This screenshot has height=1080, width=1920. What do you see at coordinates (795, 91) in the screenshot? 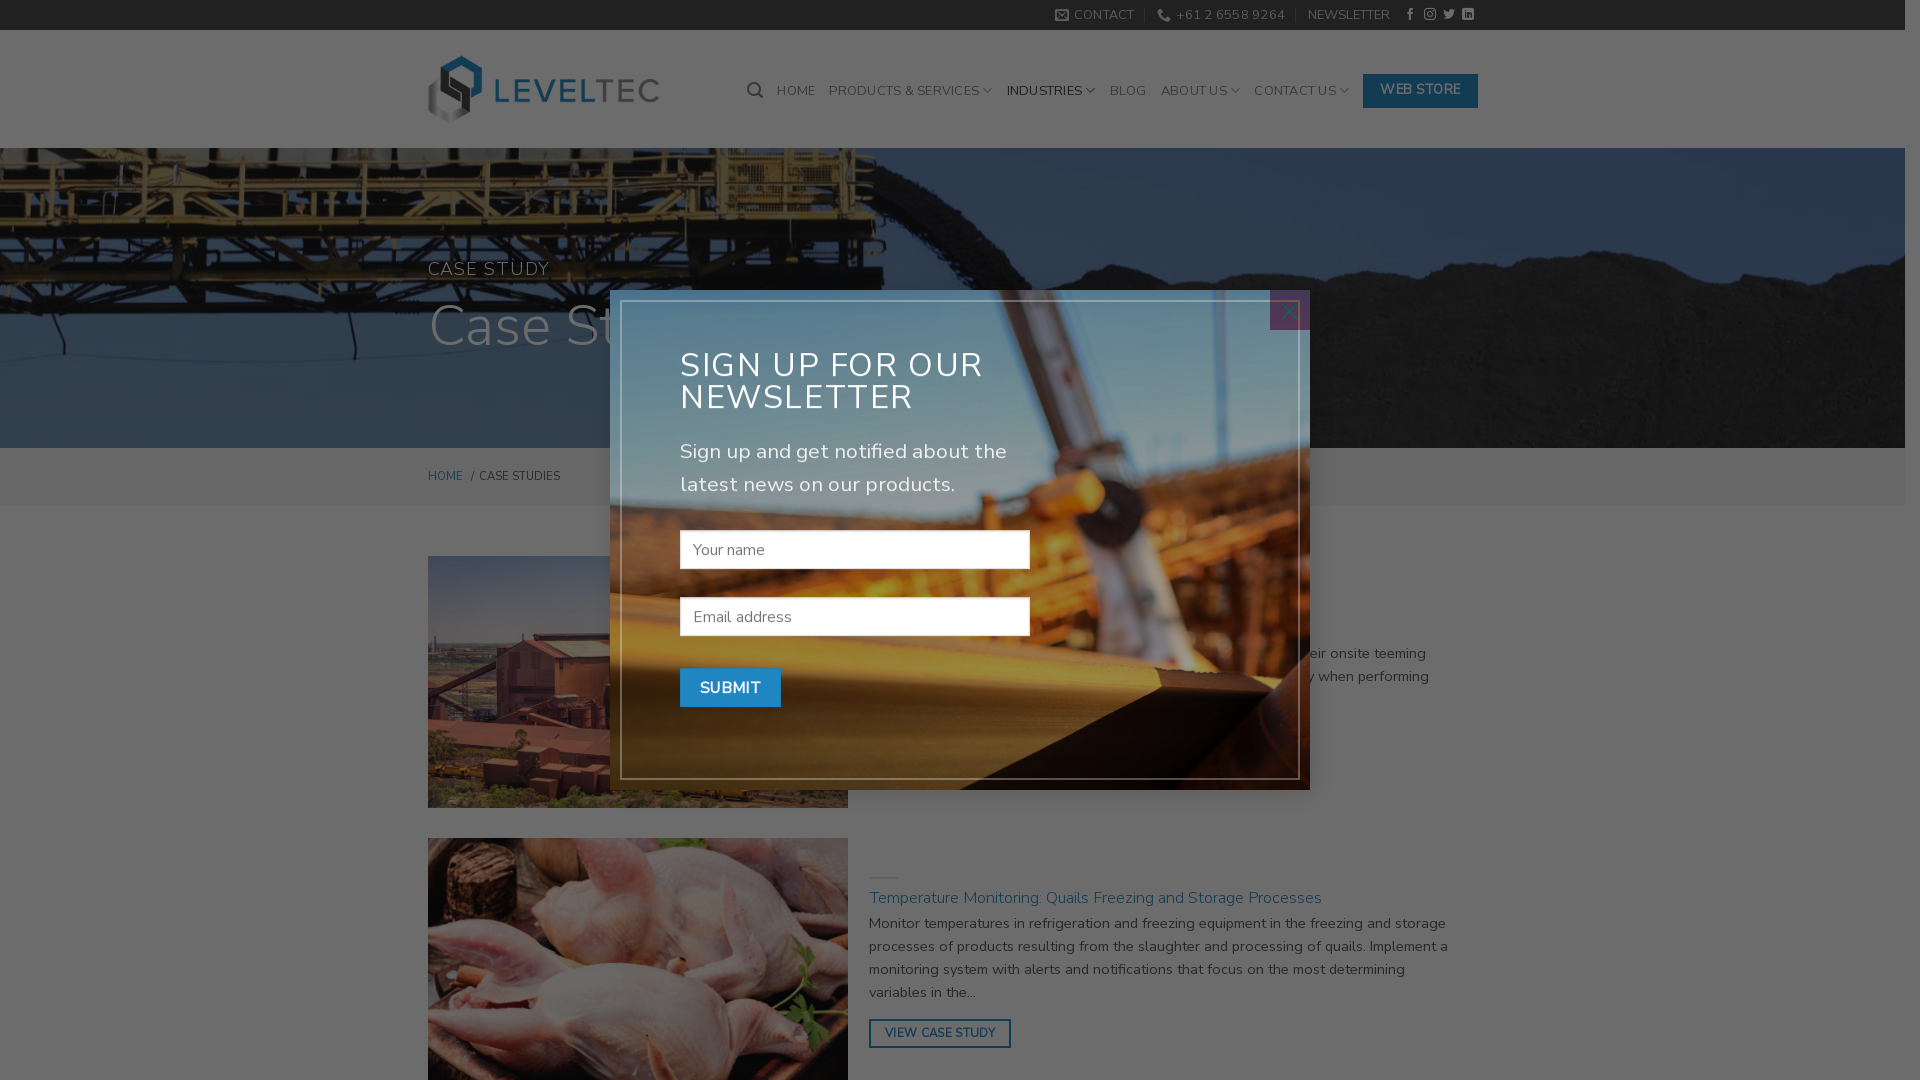
I see `'HOME'` at bounding box center [795, 91].